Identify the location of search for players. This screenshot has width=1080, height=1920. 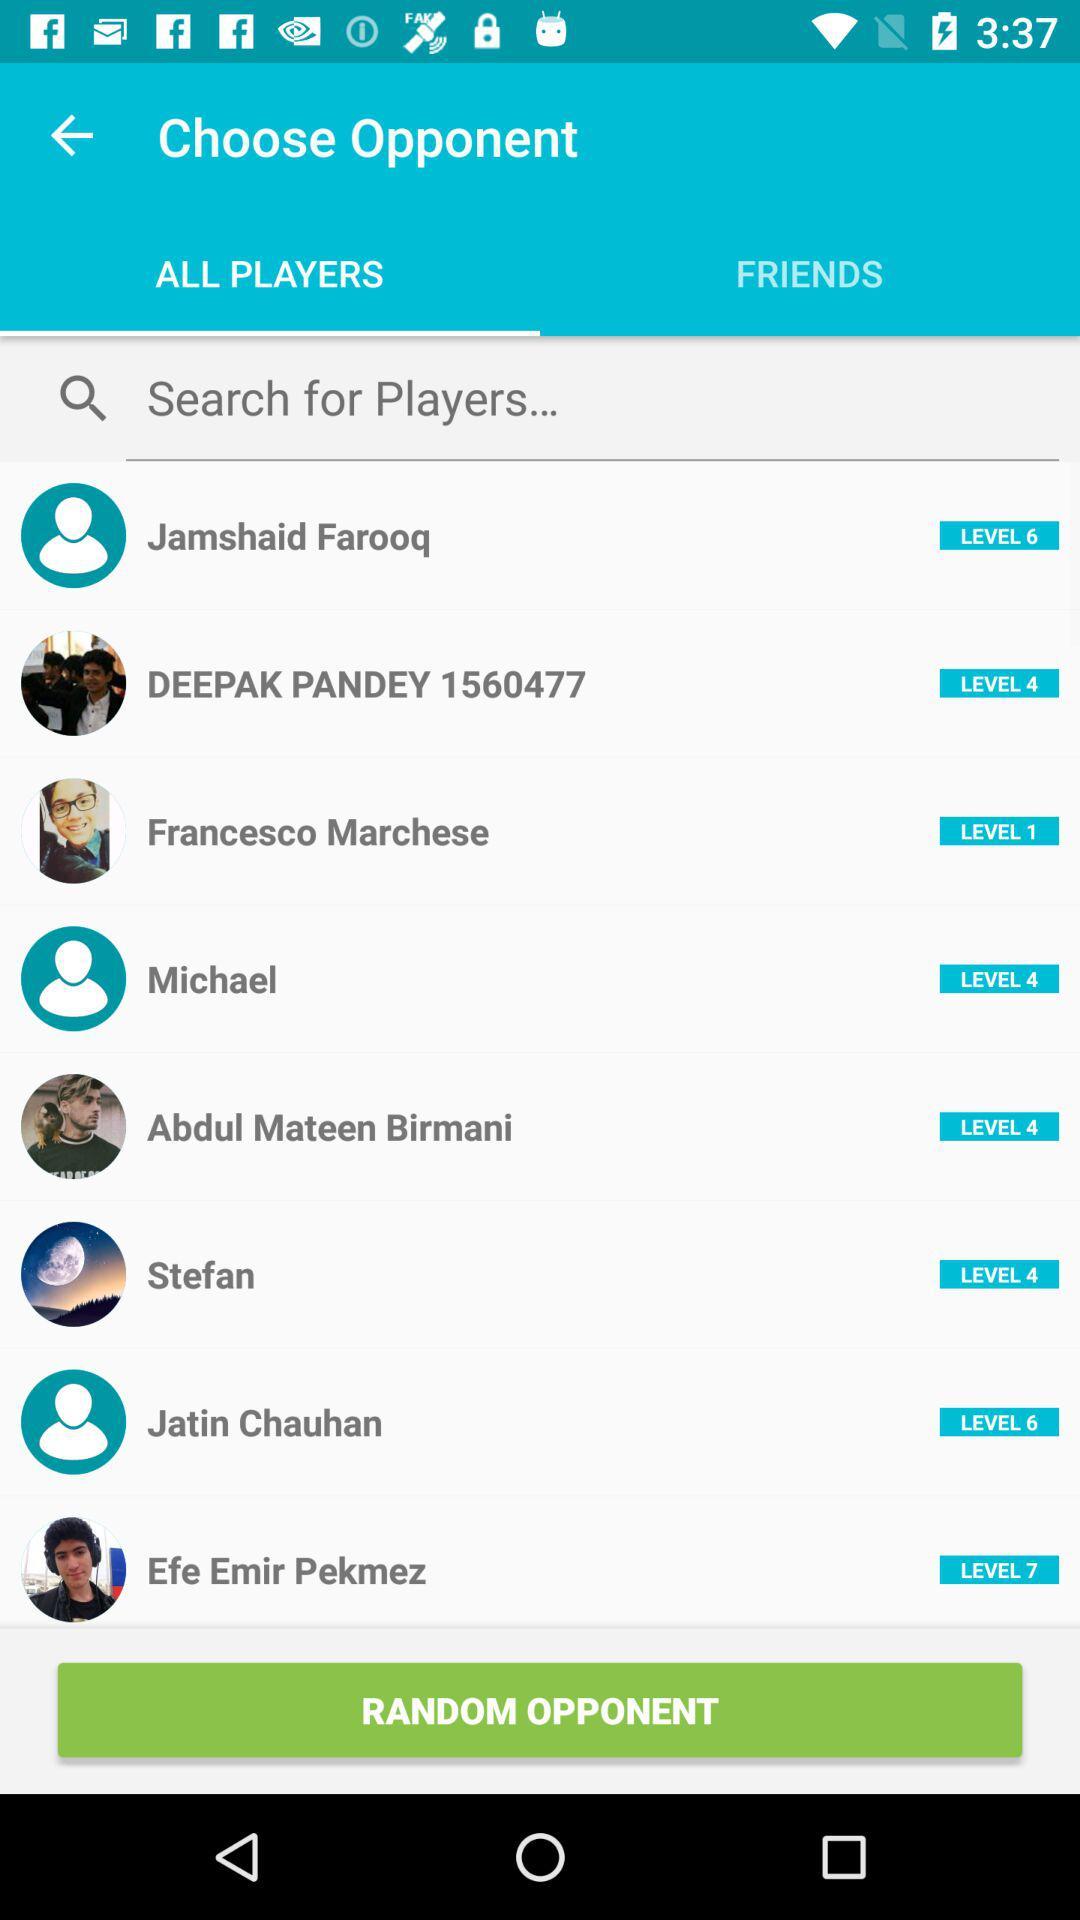
(591, 397).